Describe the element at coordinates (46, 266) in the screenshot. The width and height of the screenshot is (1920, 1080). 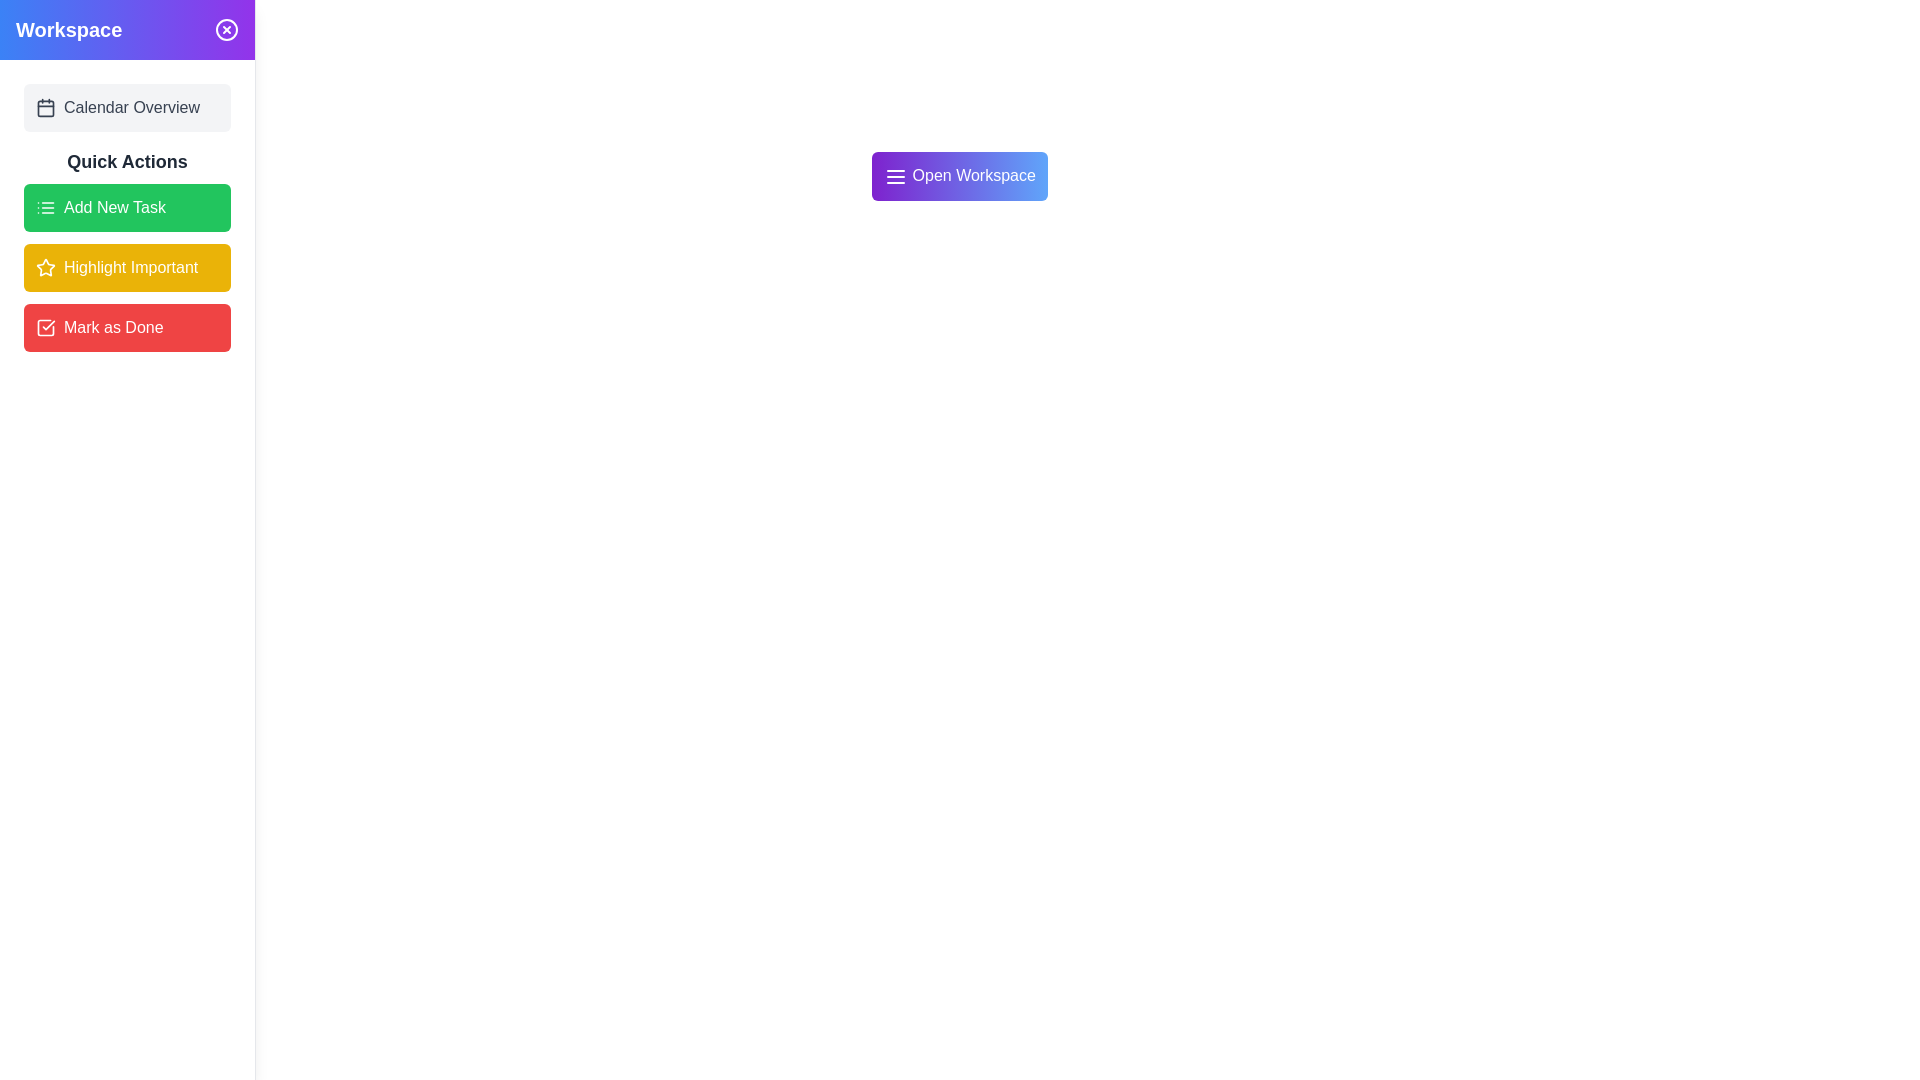
I see `the yellow star icon located at the left end of the 'Highlight Important' button in the 'Quick Actions' section` at that location.